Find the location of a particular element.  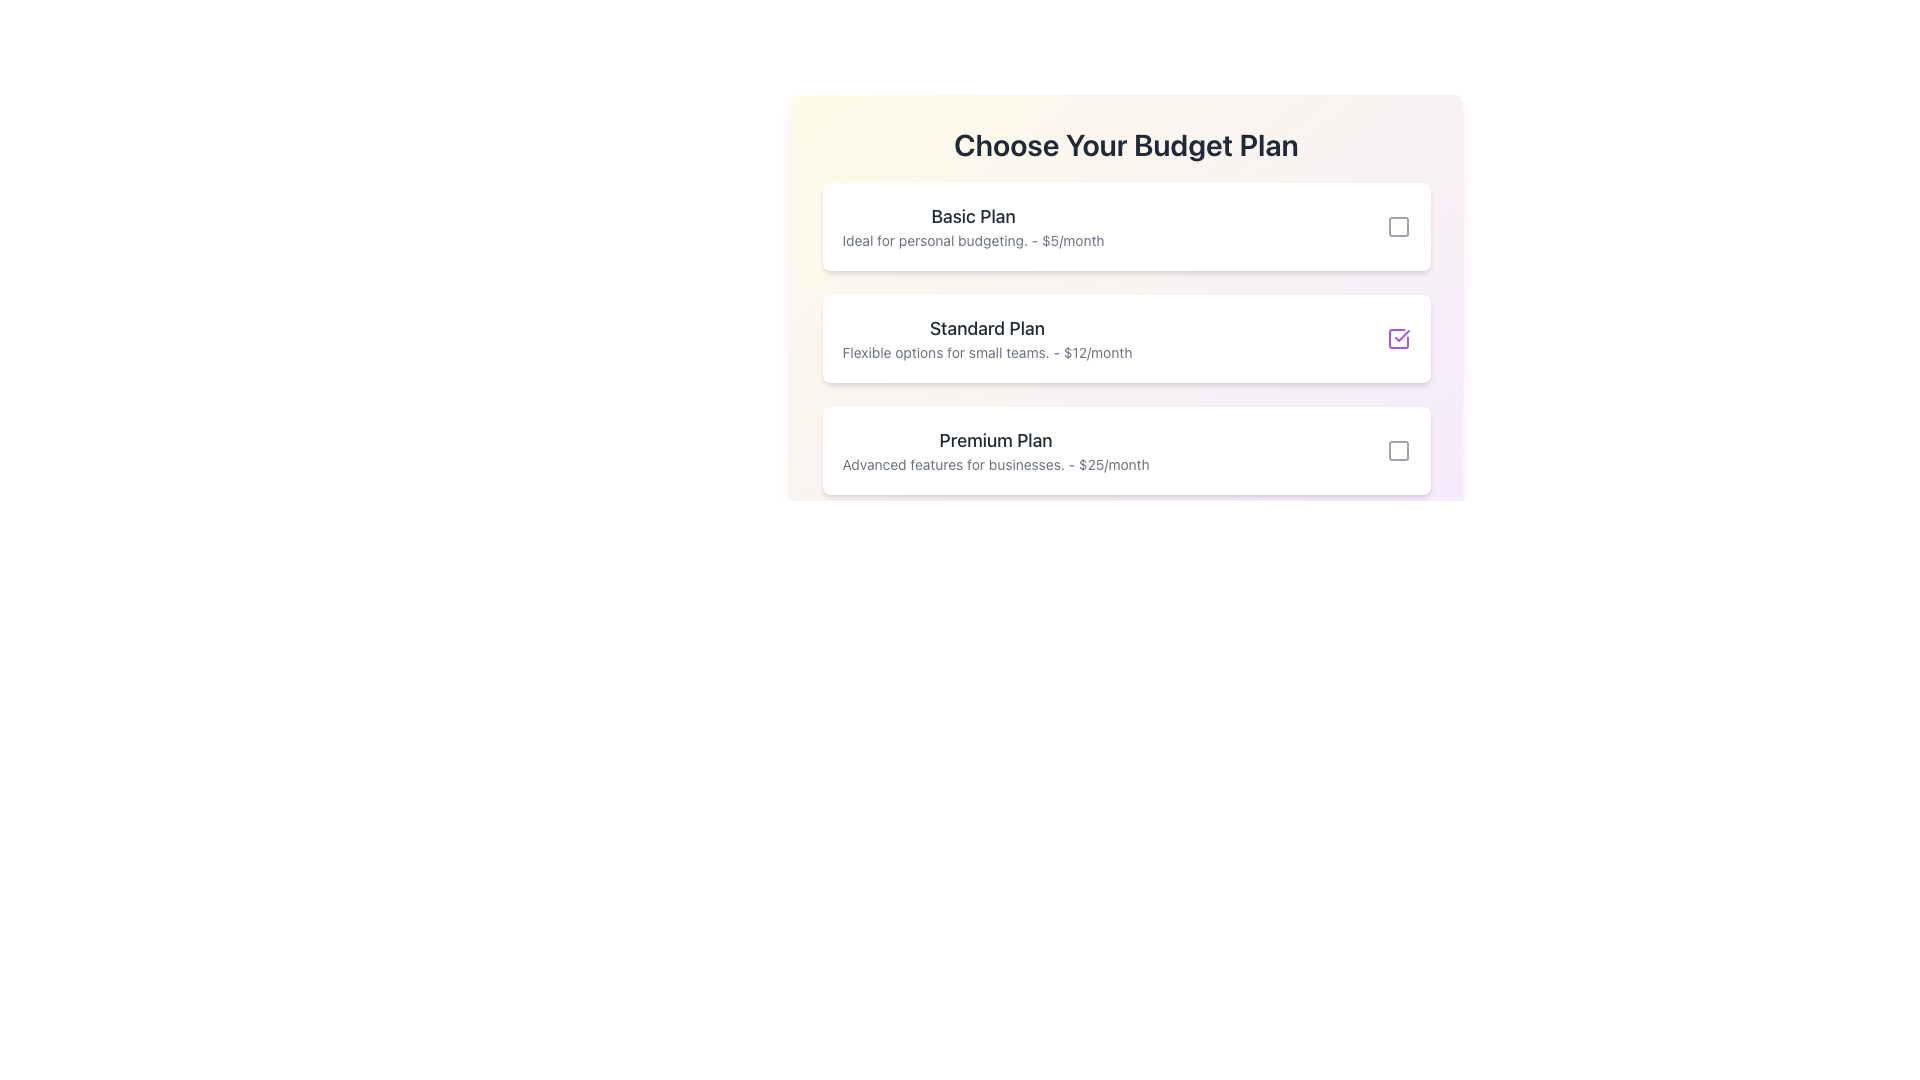

the text label providing information about the 'Basic Plan', which is positioned below the 'Basic Plan' text in the first plan option section is located at coordinates (973, 239).